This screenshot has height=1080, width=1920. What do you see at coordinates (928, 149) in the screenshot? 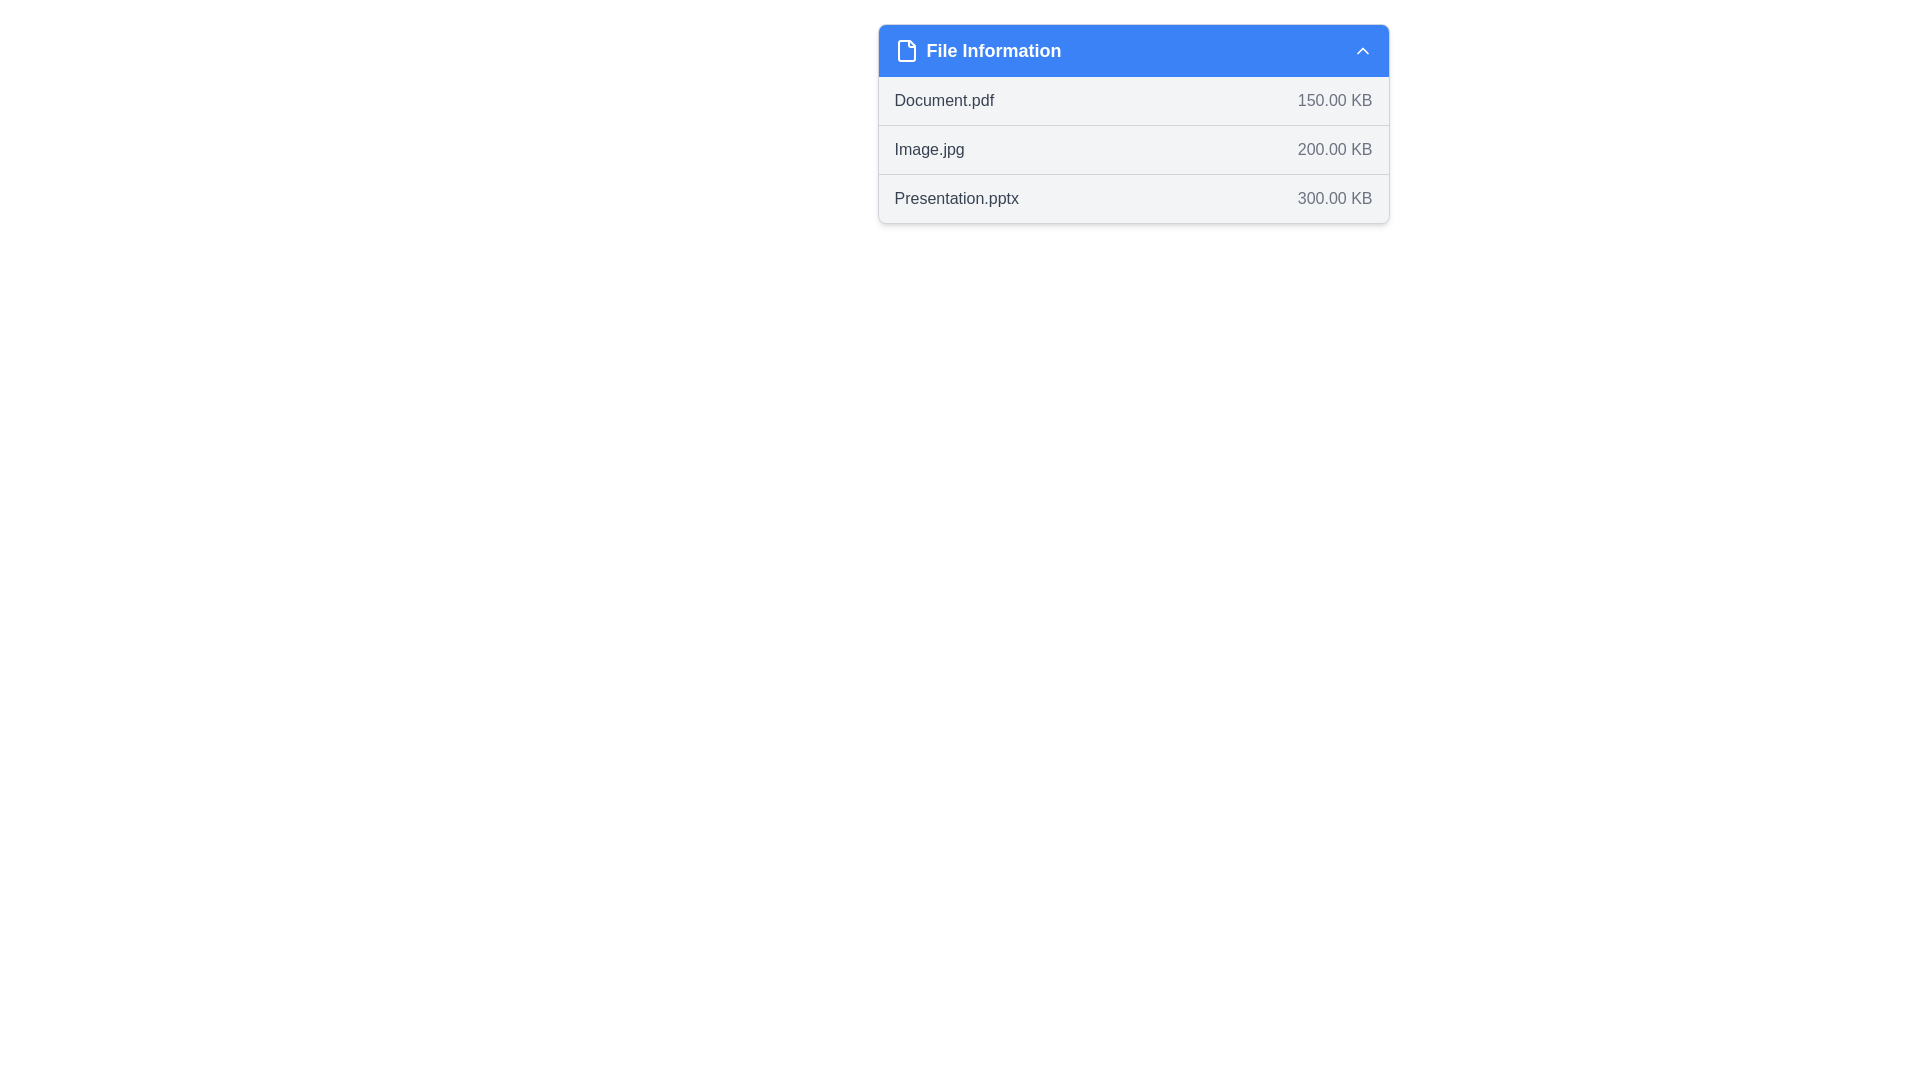
I see `the text label displaying 'Image.jpg' in a medium-sized gray font, located within the 'File Information' section` at bounding box center [928, 149].